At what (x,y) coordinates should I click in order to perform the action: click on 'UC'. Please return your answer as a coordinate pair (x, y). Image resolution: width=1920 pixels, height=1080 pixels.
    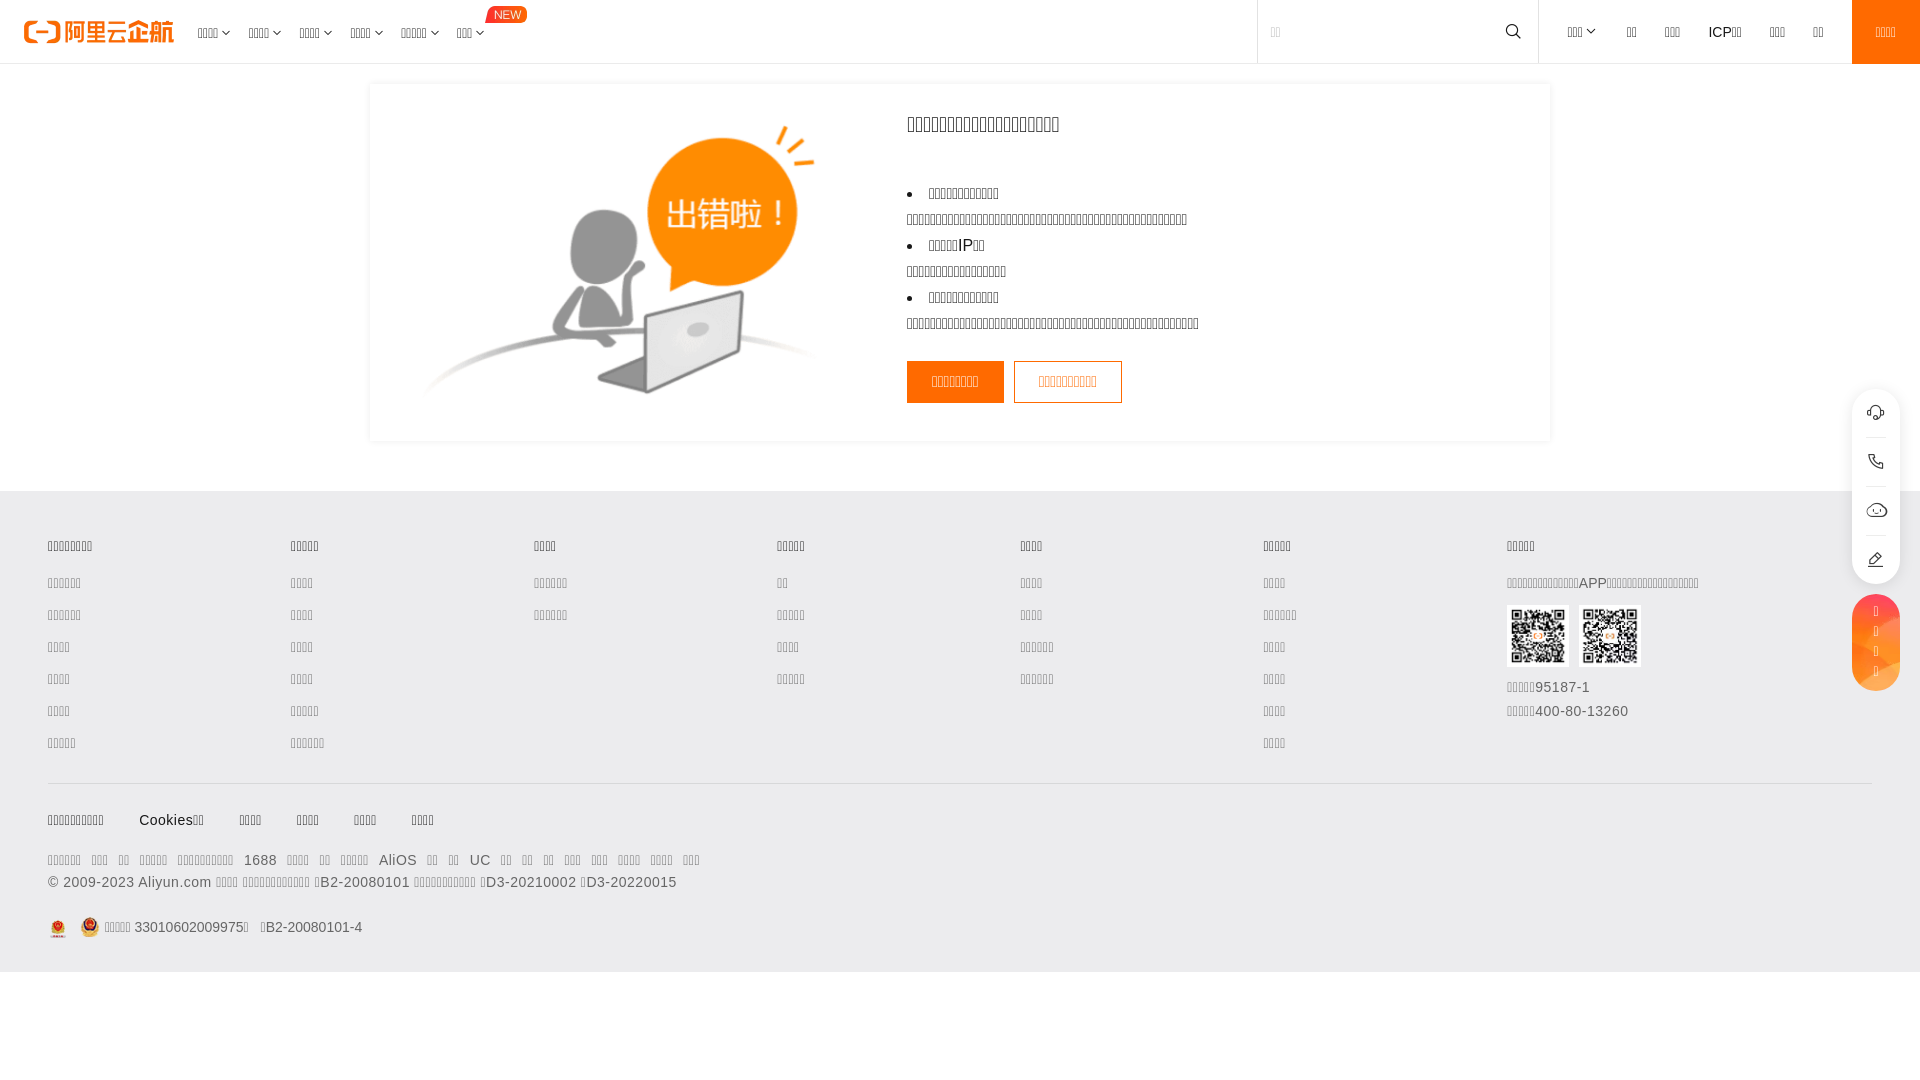
    Looking at the image, I should click on (480, 859).